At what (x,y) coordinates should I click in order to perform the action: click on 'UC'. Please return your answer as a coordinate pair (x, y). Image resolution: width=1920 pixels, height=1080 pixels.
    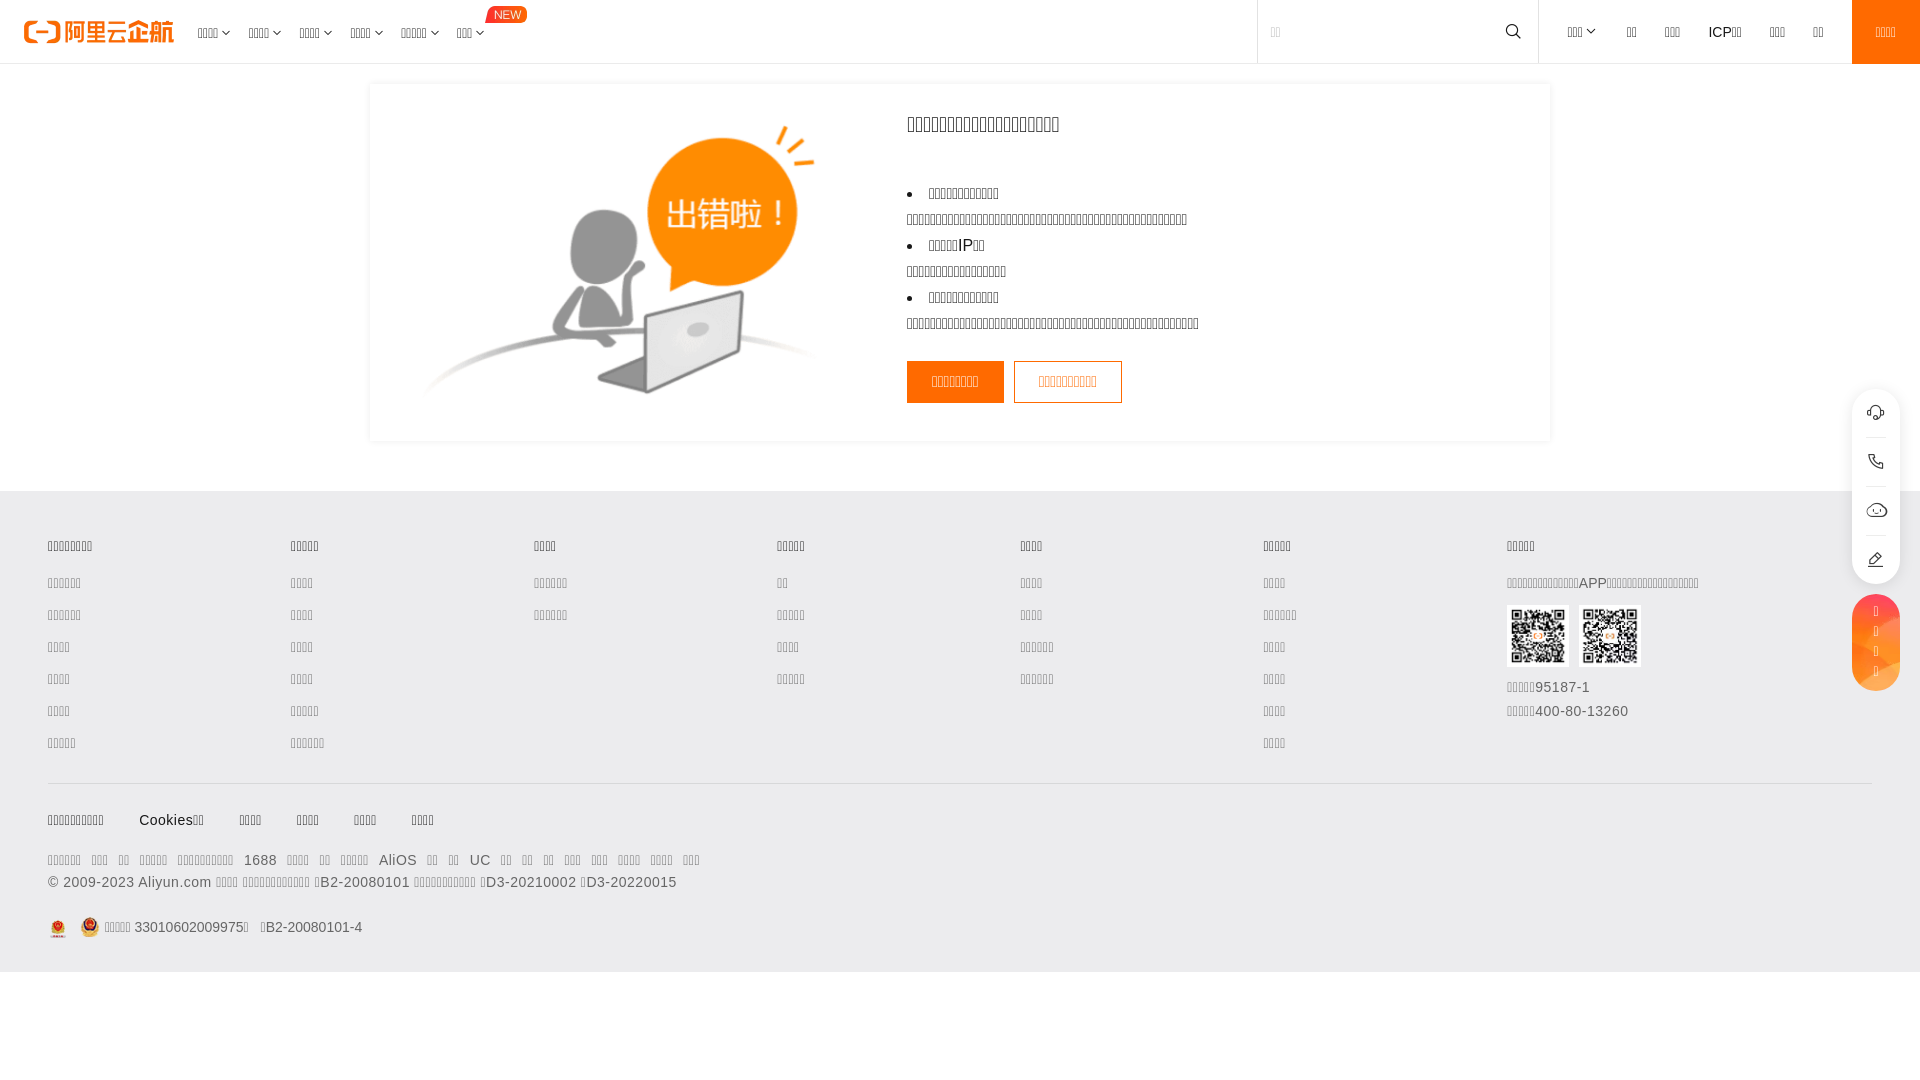
    Looking at the image, I should click on (480, 859).